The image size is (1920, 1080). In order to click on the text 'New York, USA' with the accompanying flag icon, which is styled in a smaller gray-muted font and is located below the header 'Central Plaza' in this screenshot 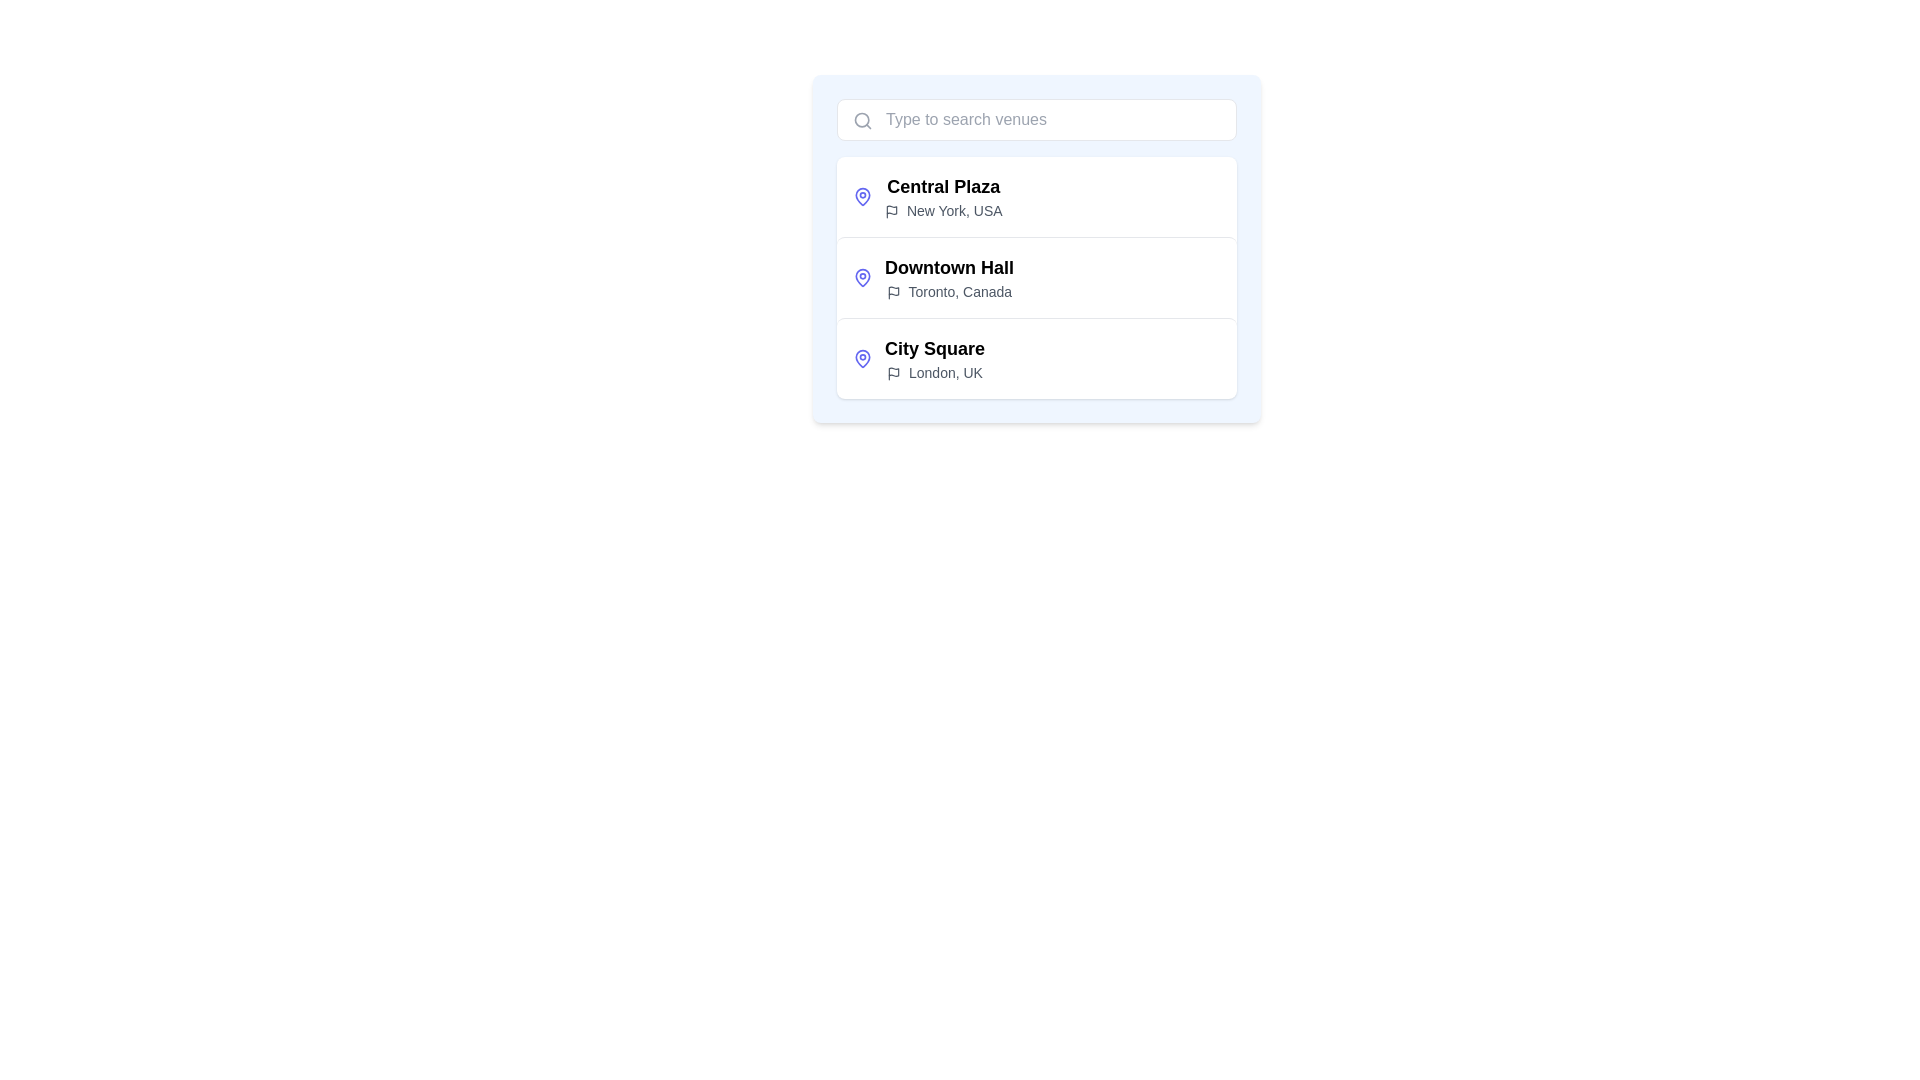, I will do `click(942, 211)`.